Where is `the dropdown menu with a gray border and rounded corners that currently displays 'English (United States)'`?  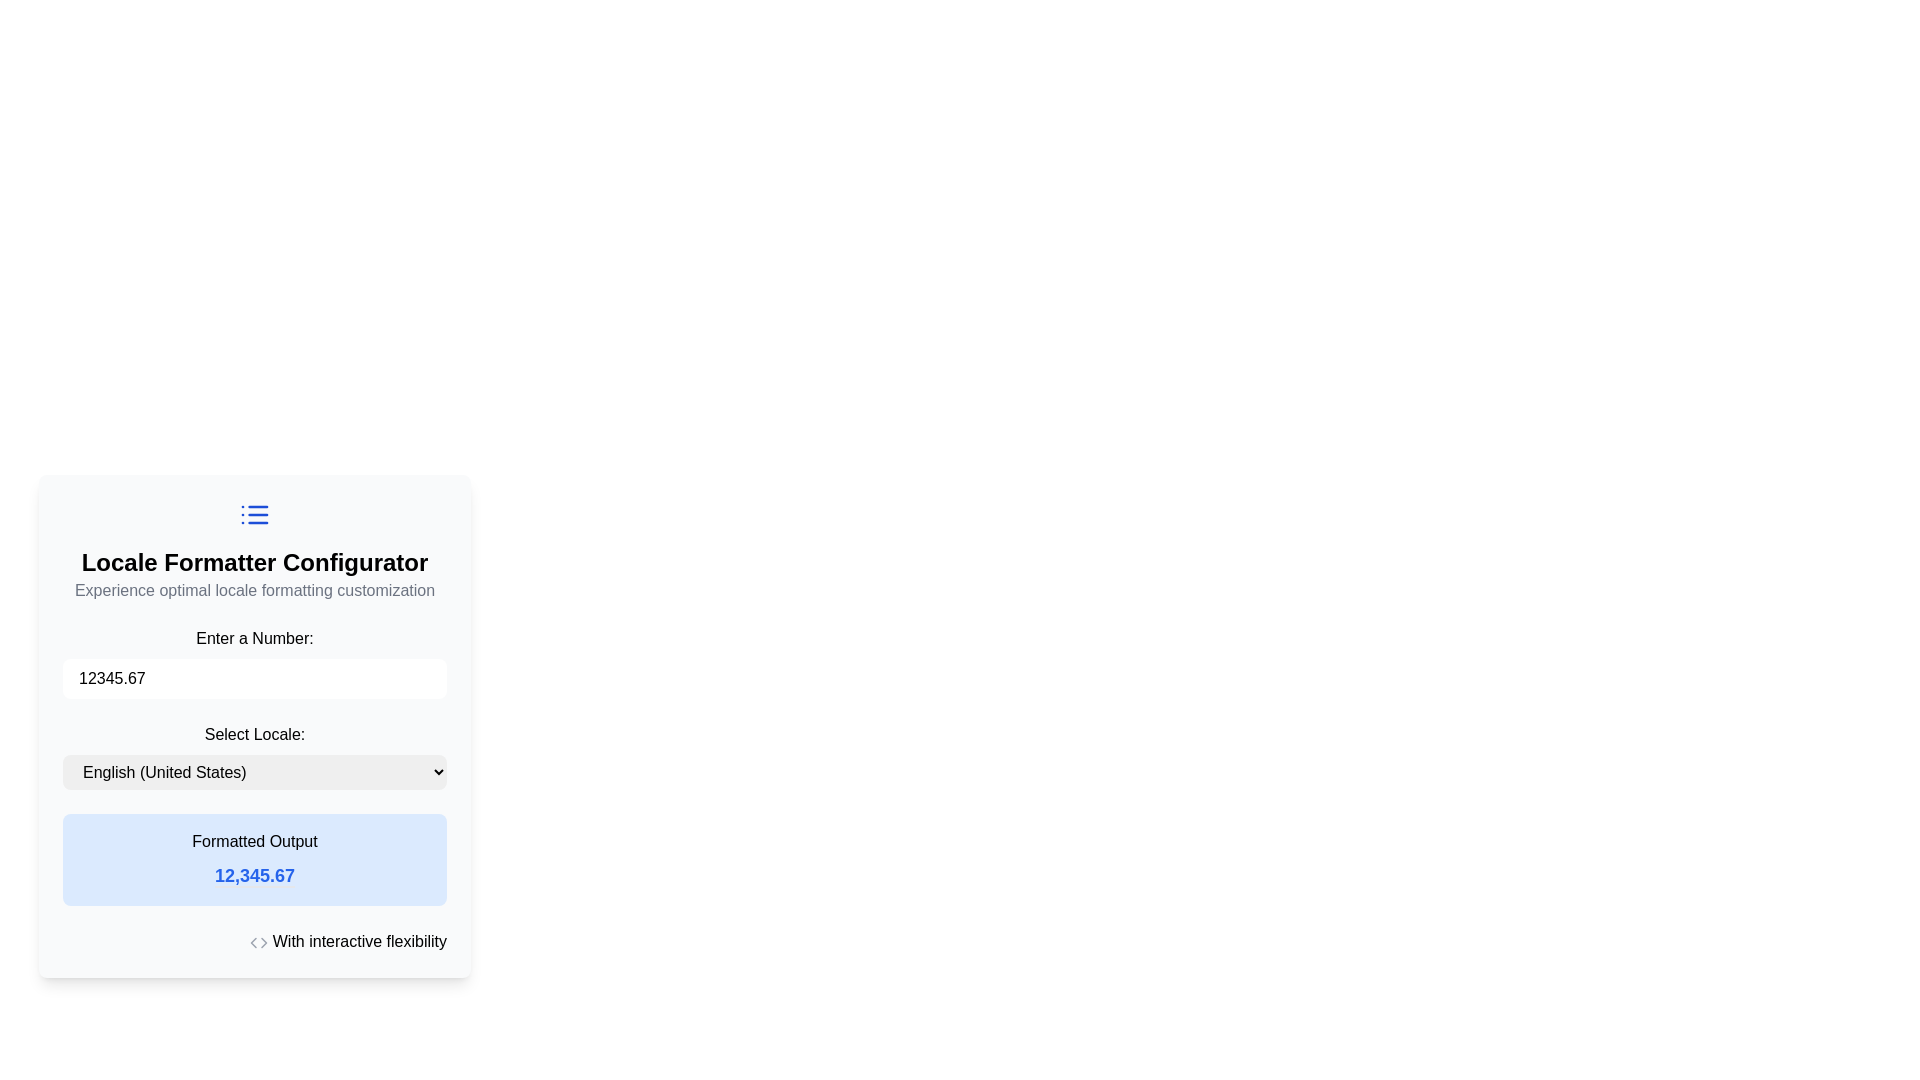
the dropdown menu with a gray border and rounded corners that currently displays 'English (United States)' is located at coordinates (253, 771).